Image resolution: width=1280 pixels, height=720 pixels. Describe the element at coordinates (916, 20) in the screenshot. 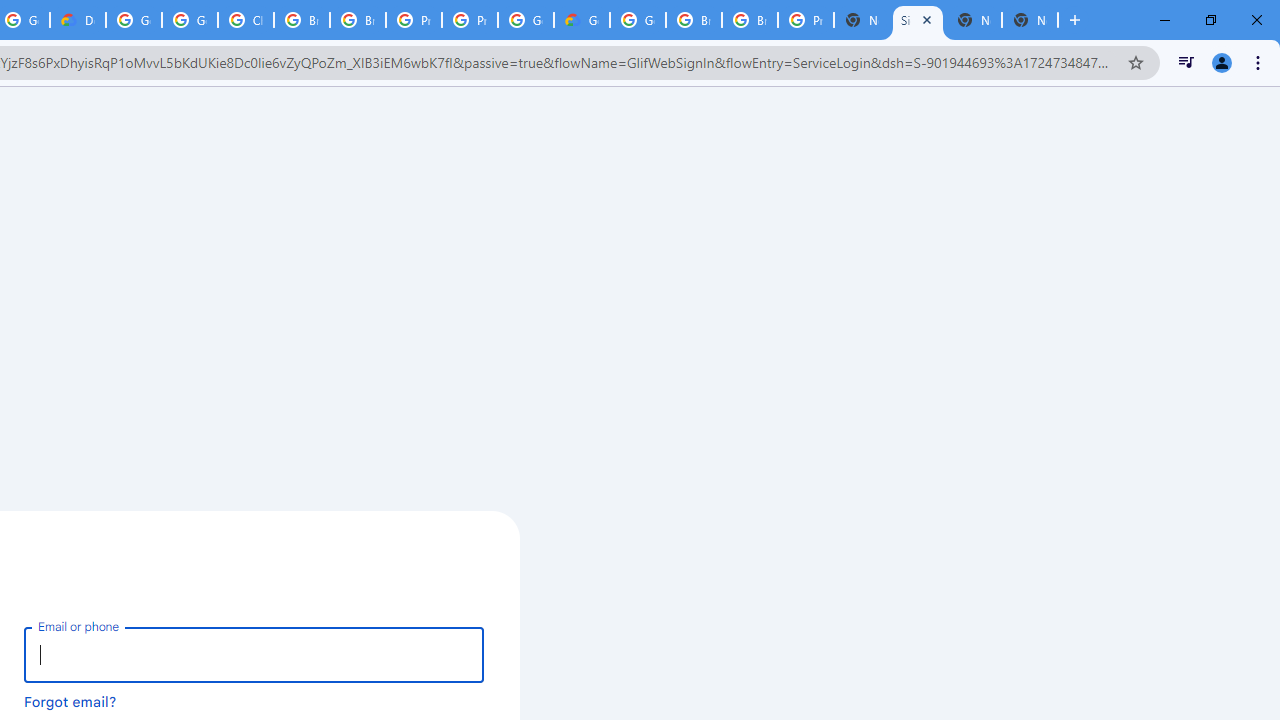

I see `'Sign in - Google Accounts'` at that location.